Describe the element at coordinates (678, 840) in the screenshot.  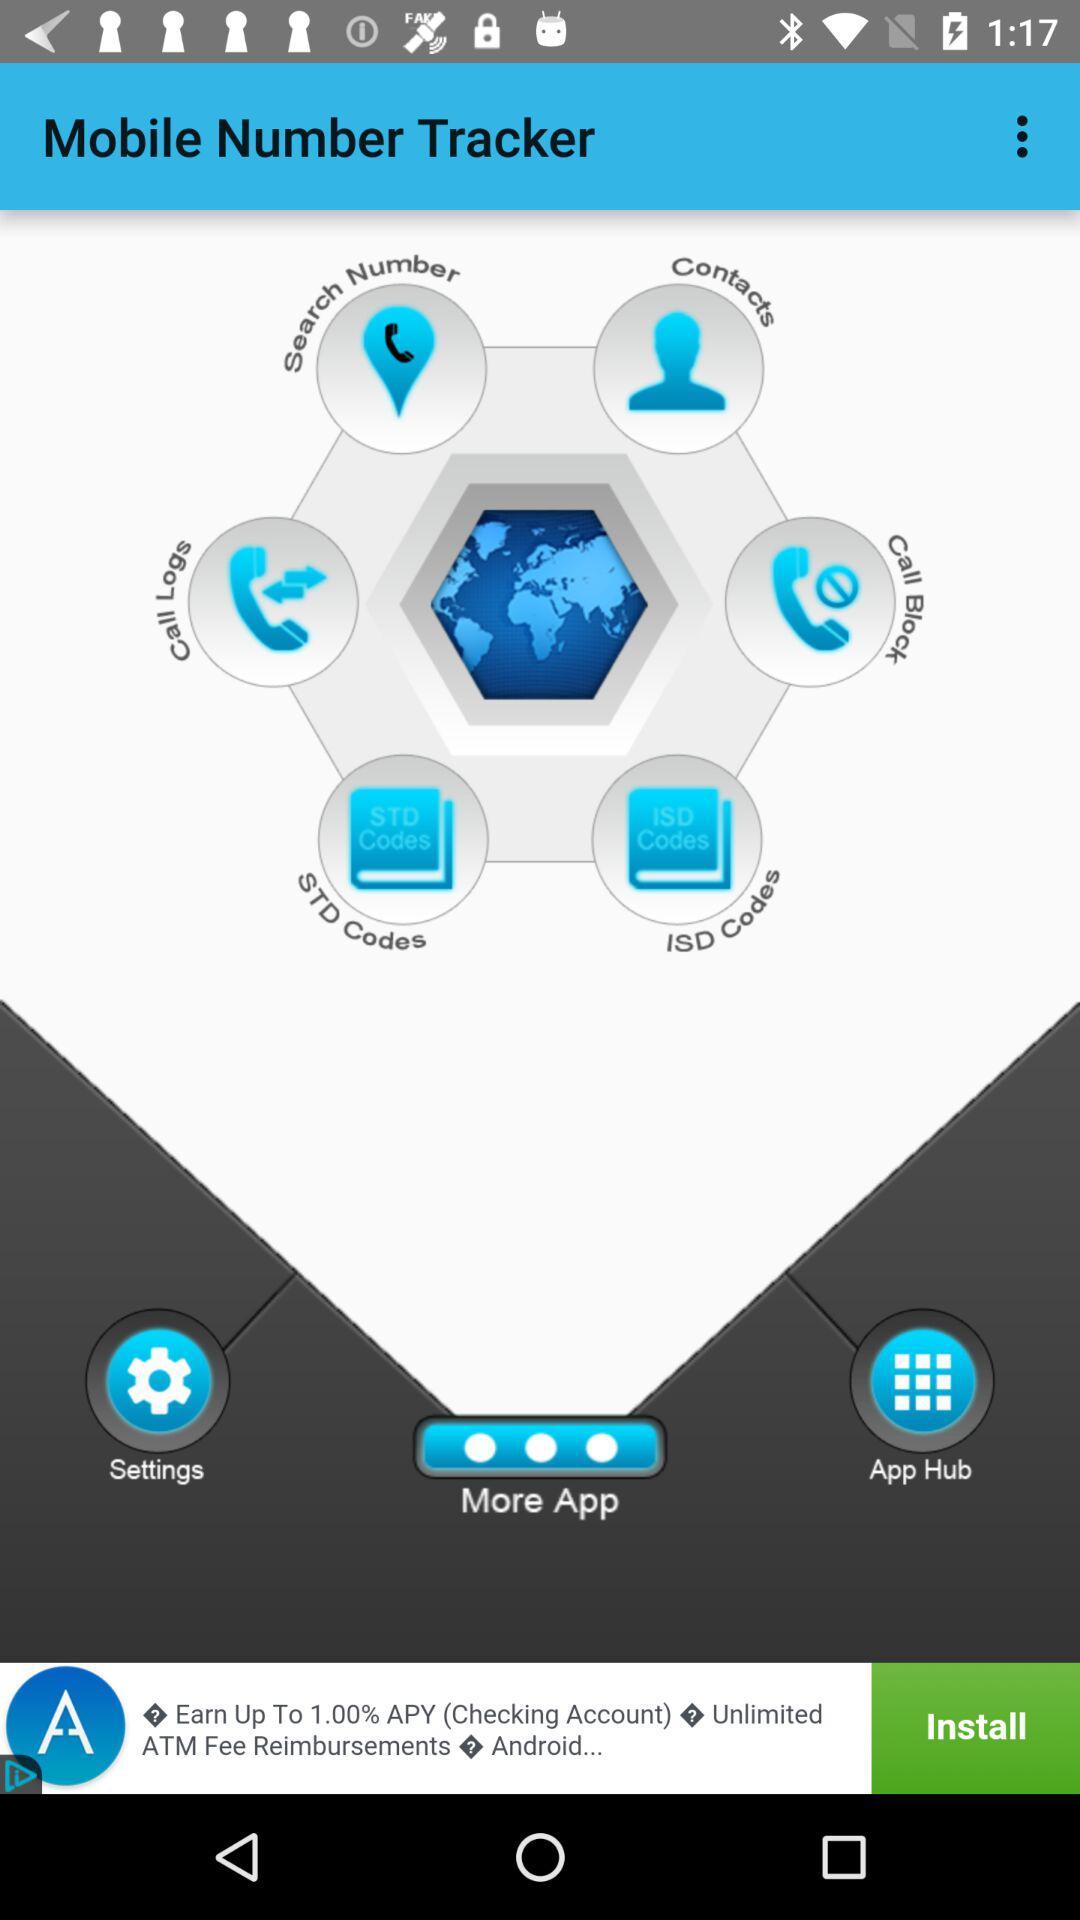
I see `isd codes option` at that location.